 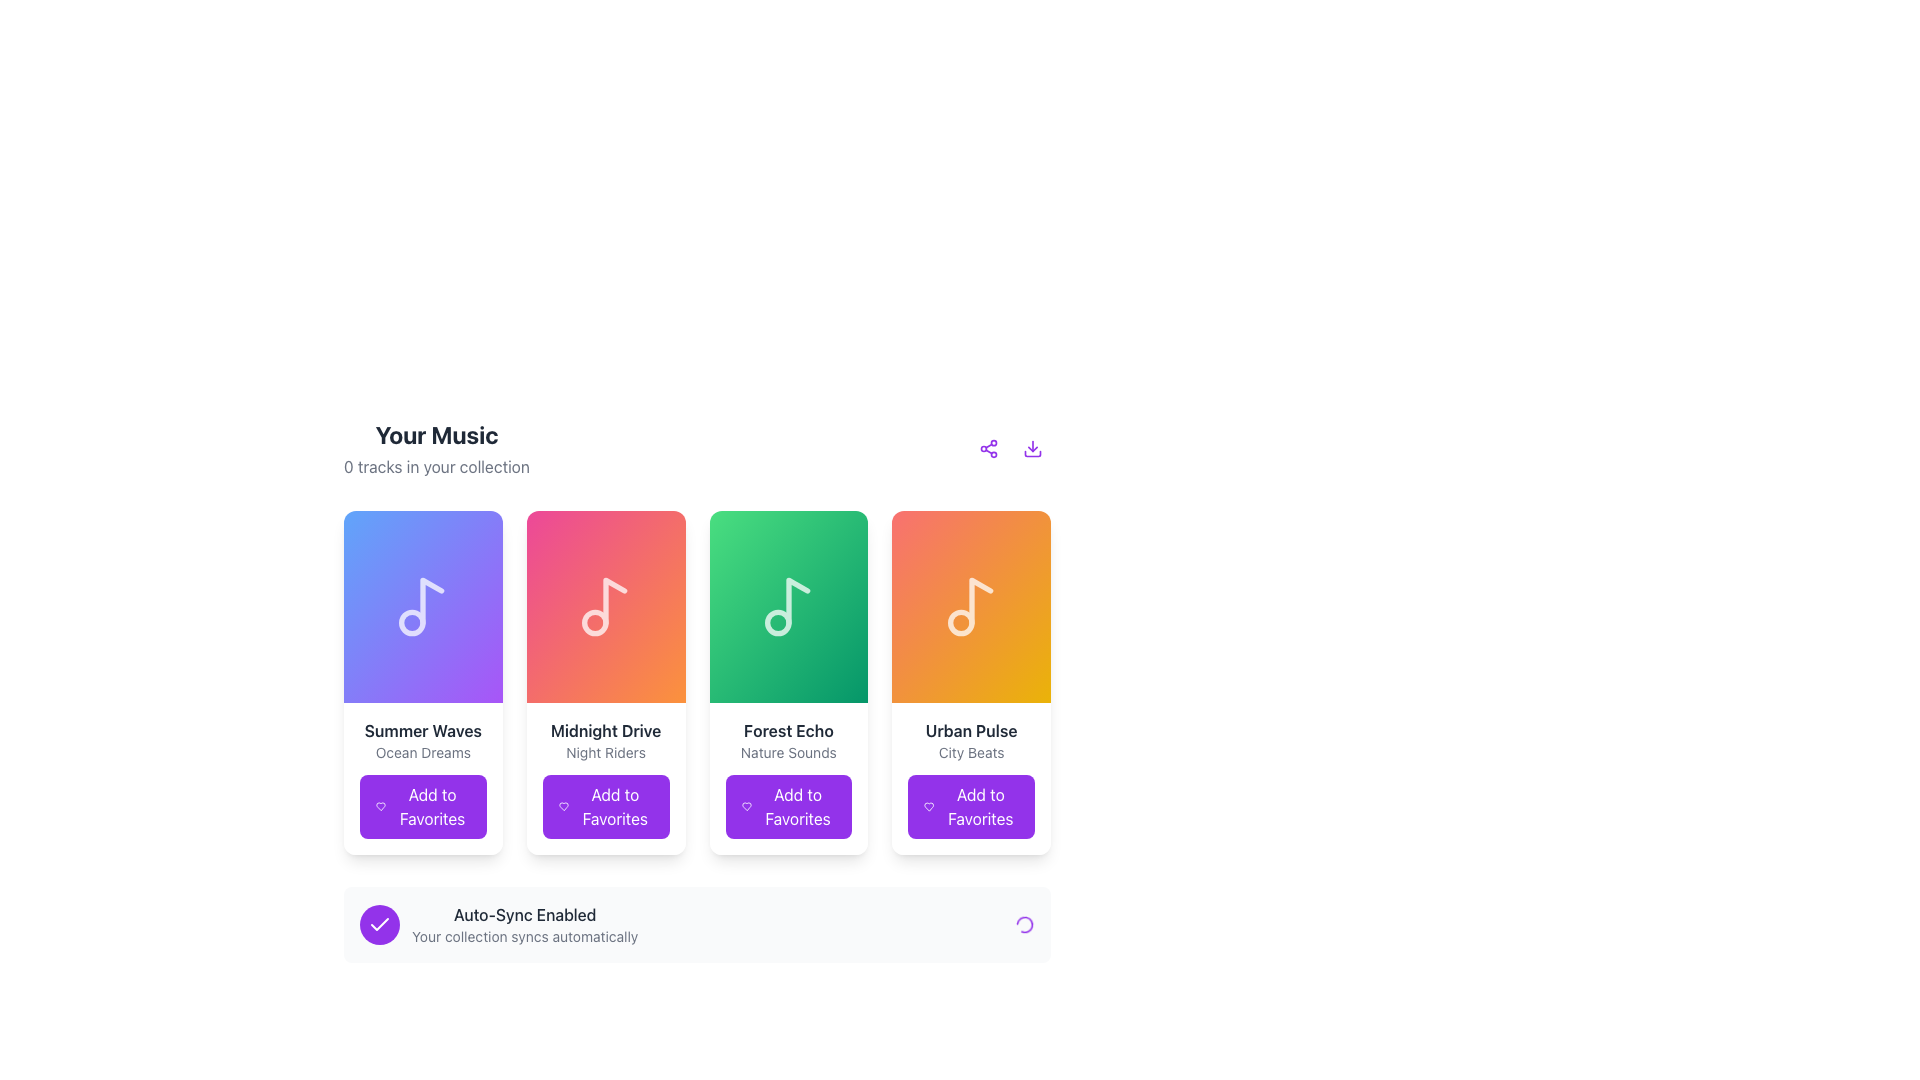 What do you see at coordinates (777, 622) in the screenshot?
I see `the small circular decorative element filled with a solid color located within the graphical representation of the song card 'Forest Echo', specifically within the center region of the music symbol graphic` at bounding box center [777, 622].